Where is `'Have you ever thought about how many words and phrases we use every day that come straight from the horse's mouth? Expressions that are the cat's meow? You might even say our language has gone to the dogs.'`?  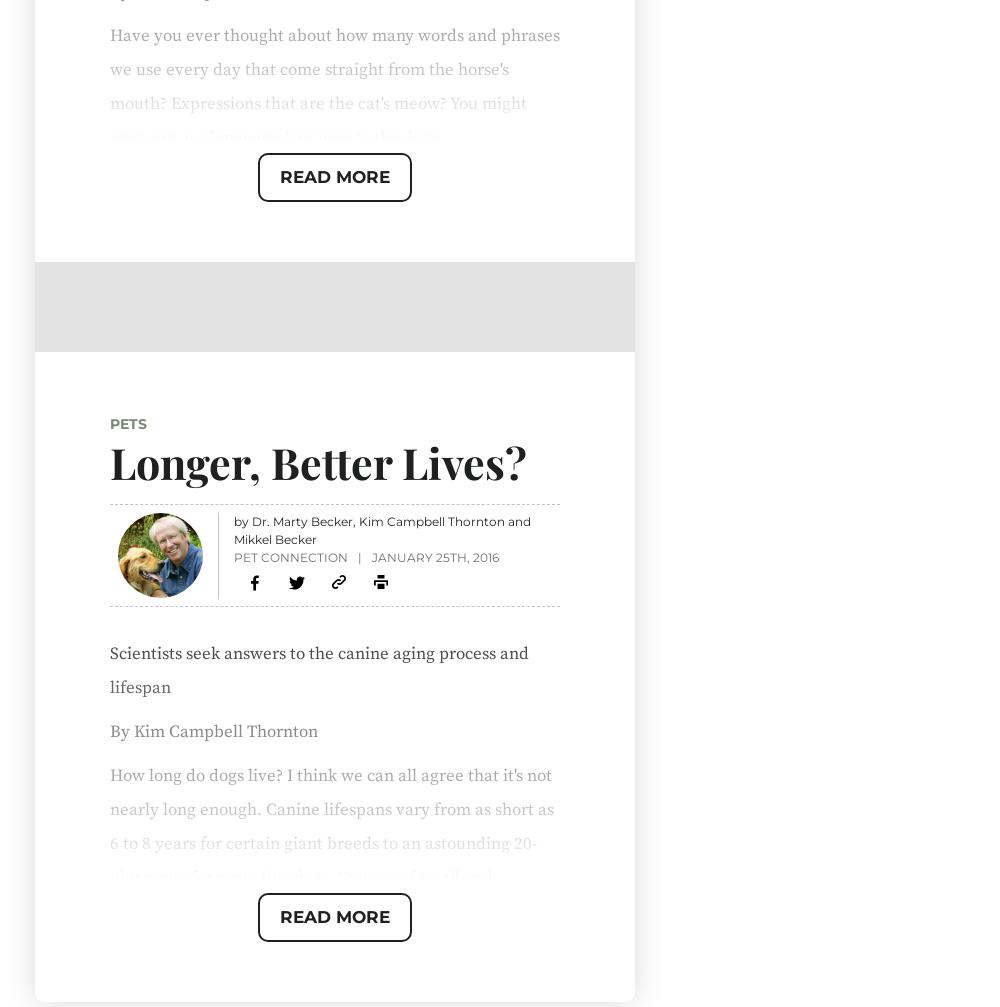 'Have you ever thought about how many words and phrases we use every day that come straight from the horse's mouth? Expressions that are the cat's meow? You might even say our language has gone to the dogs.' is located at coordinates (334, 87).